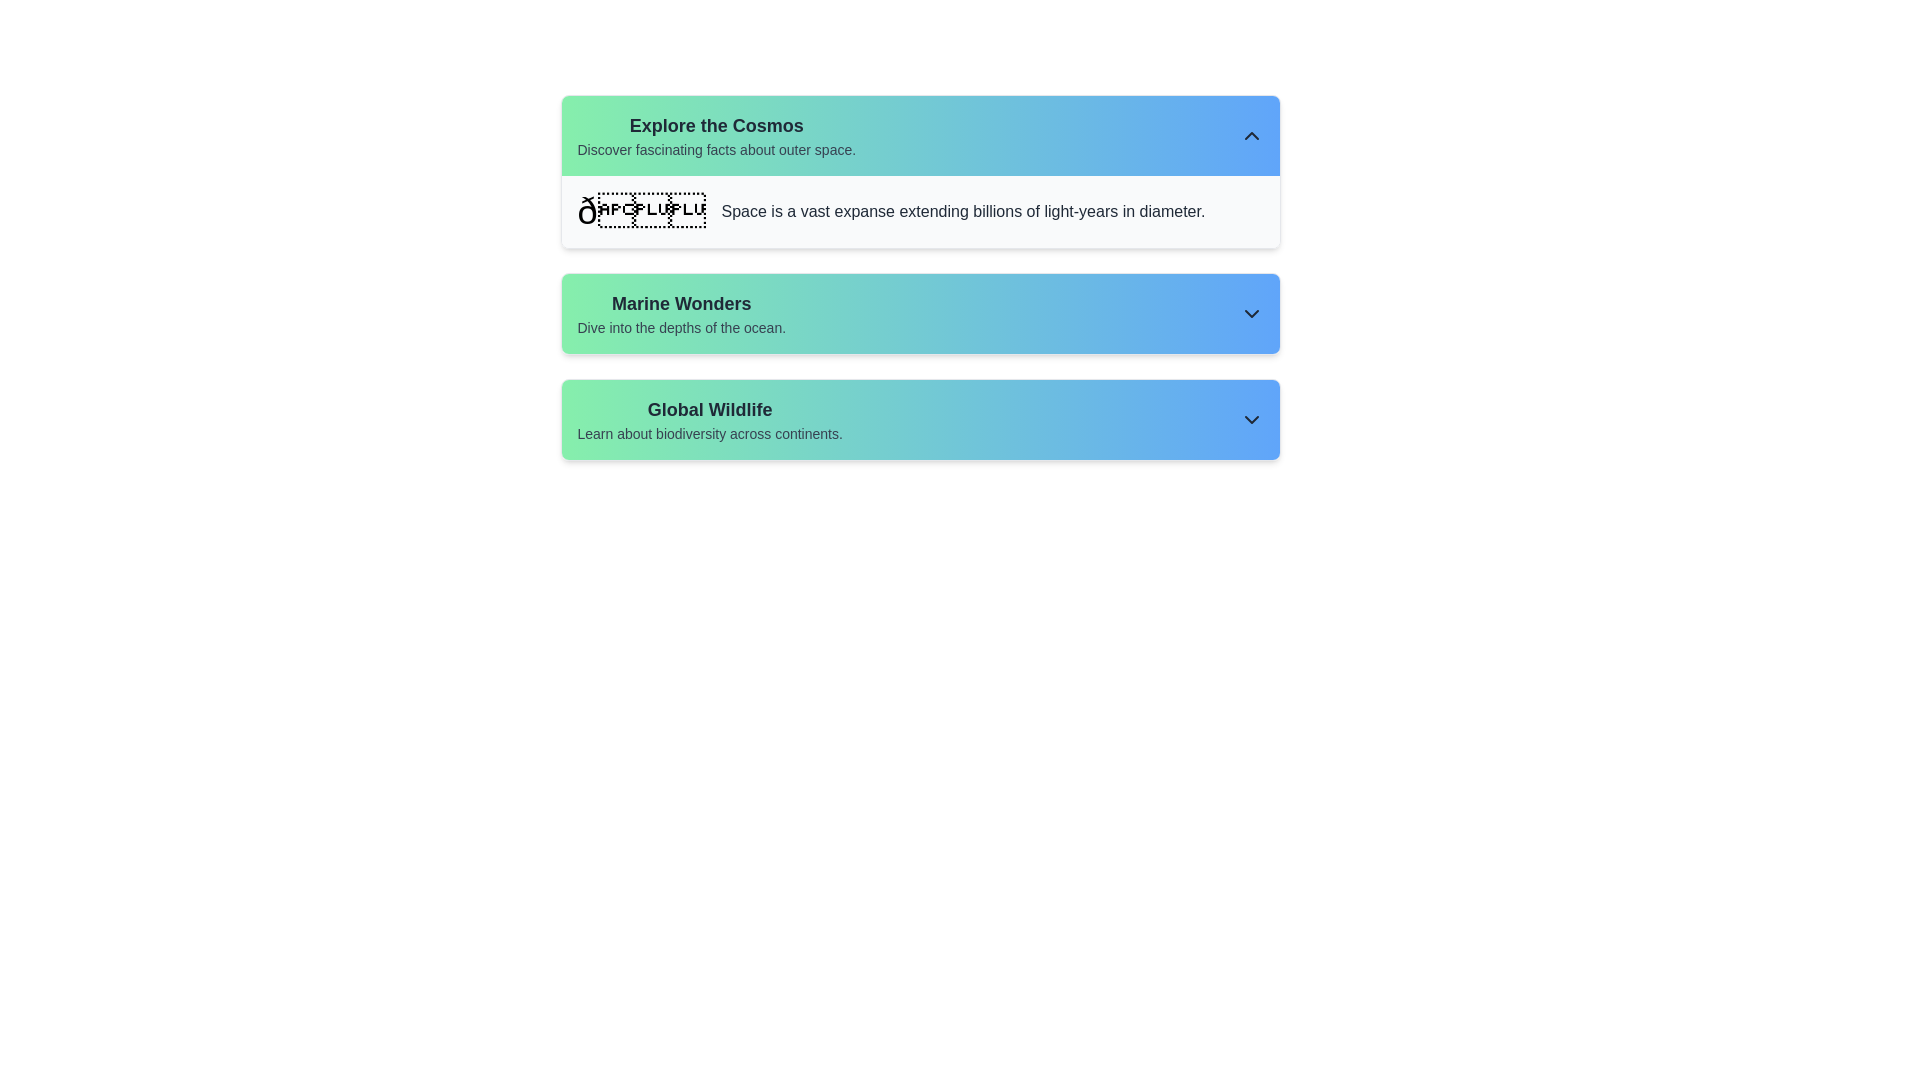 This screenshot has width=1920, height=1080. I want to click on the 'Marine Wonders' text label, which is a bold and large dark gray font element centrally located in its section, so click(681, 304).